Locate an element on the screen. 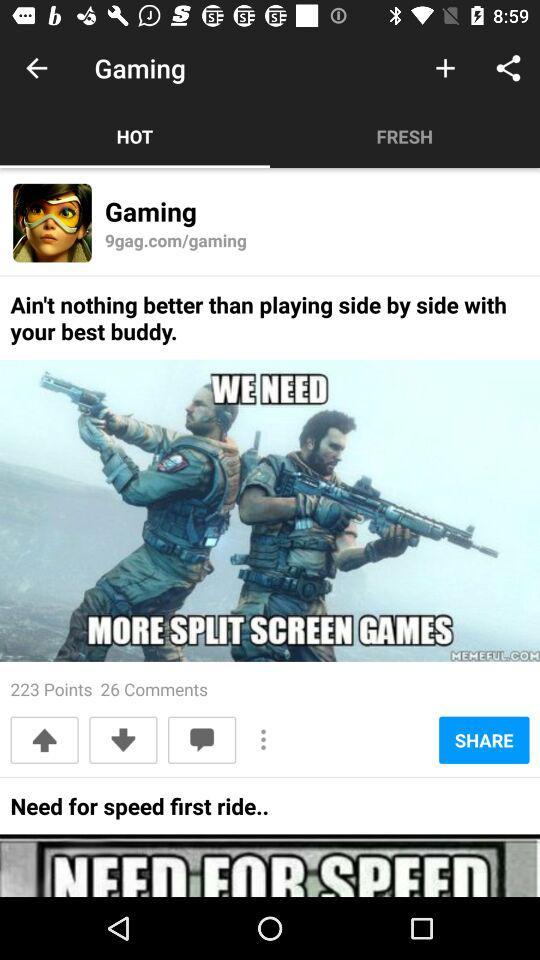 This screenshot has height=960, width=540. the item below the 223 points 	26 item is located at coordinates (44, 739).